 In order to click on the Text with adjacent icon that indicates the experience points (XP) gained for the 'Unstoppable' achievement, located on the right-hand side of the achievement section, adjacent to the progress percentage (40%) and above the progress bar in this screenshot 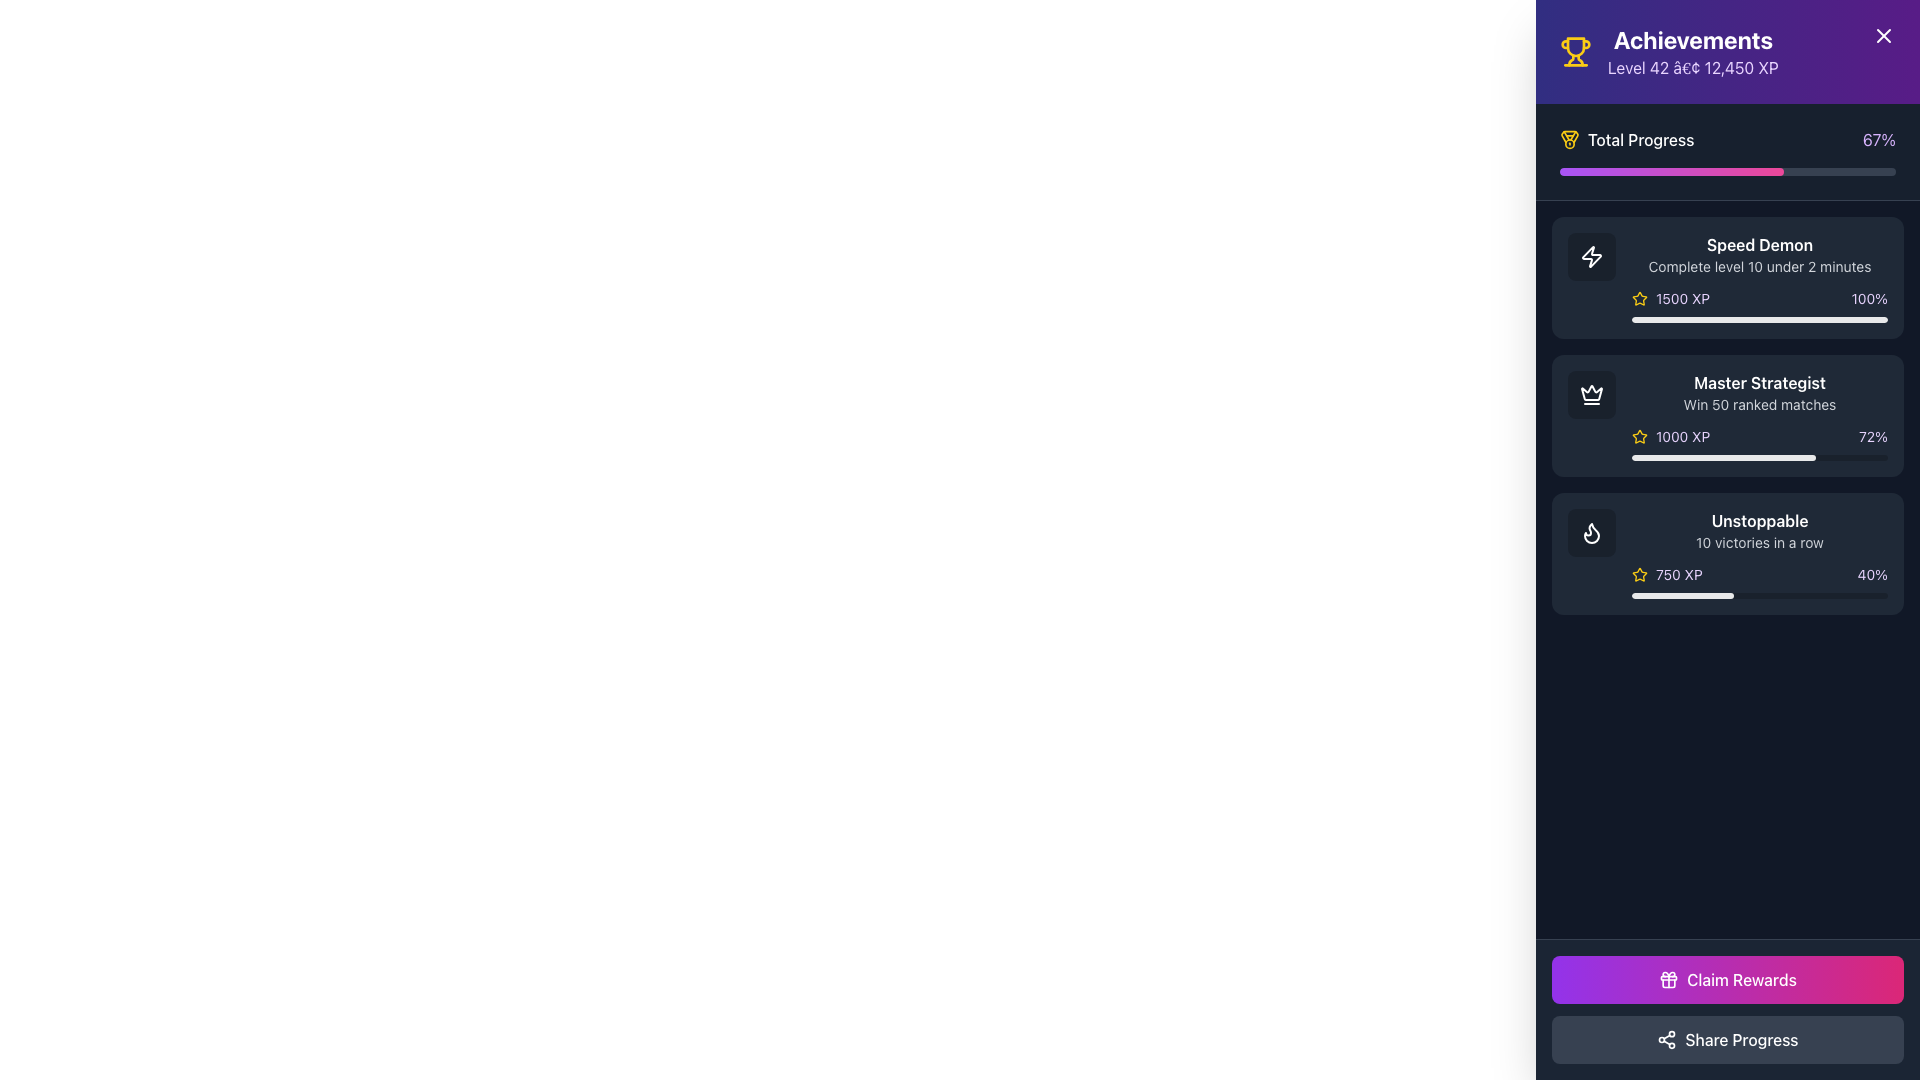, I will do `click(1667, 574)`.